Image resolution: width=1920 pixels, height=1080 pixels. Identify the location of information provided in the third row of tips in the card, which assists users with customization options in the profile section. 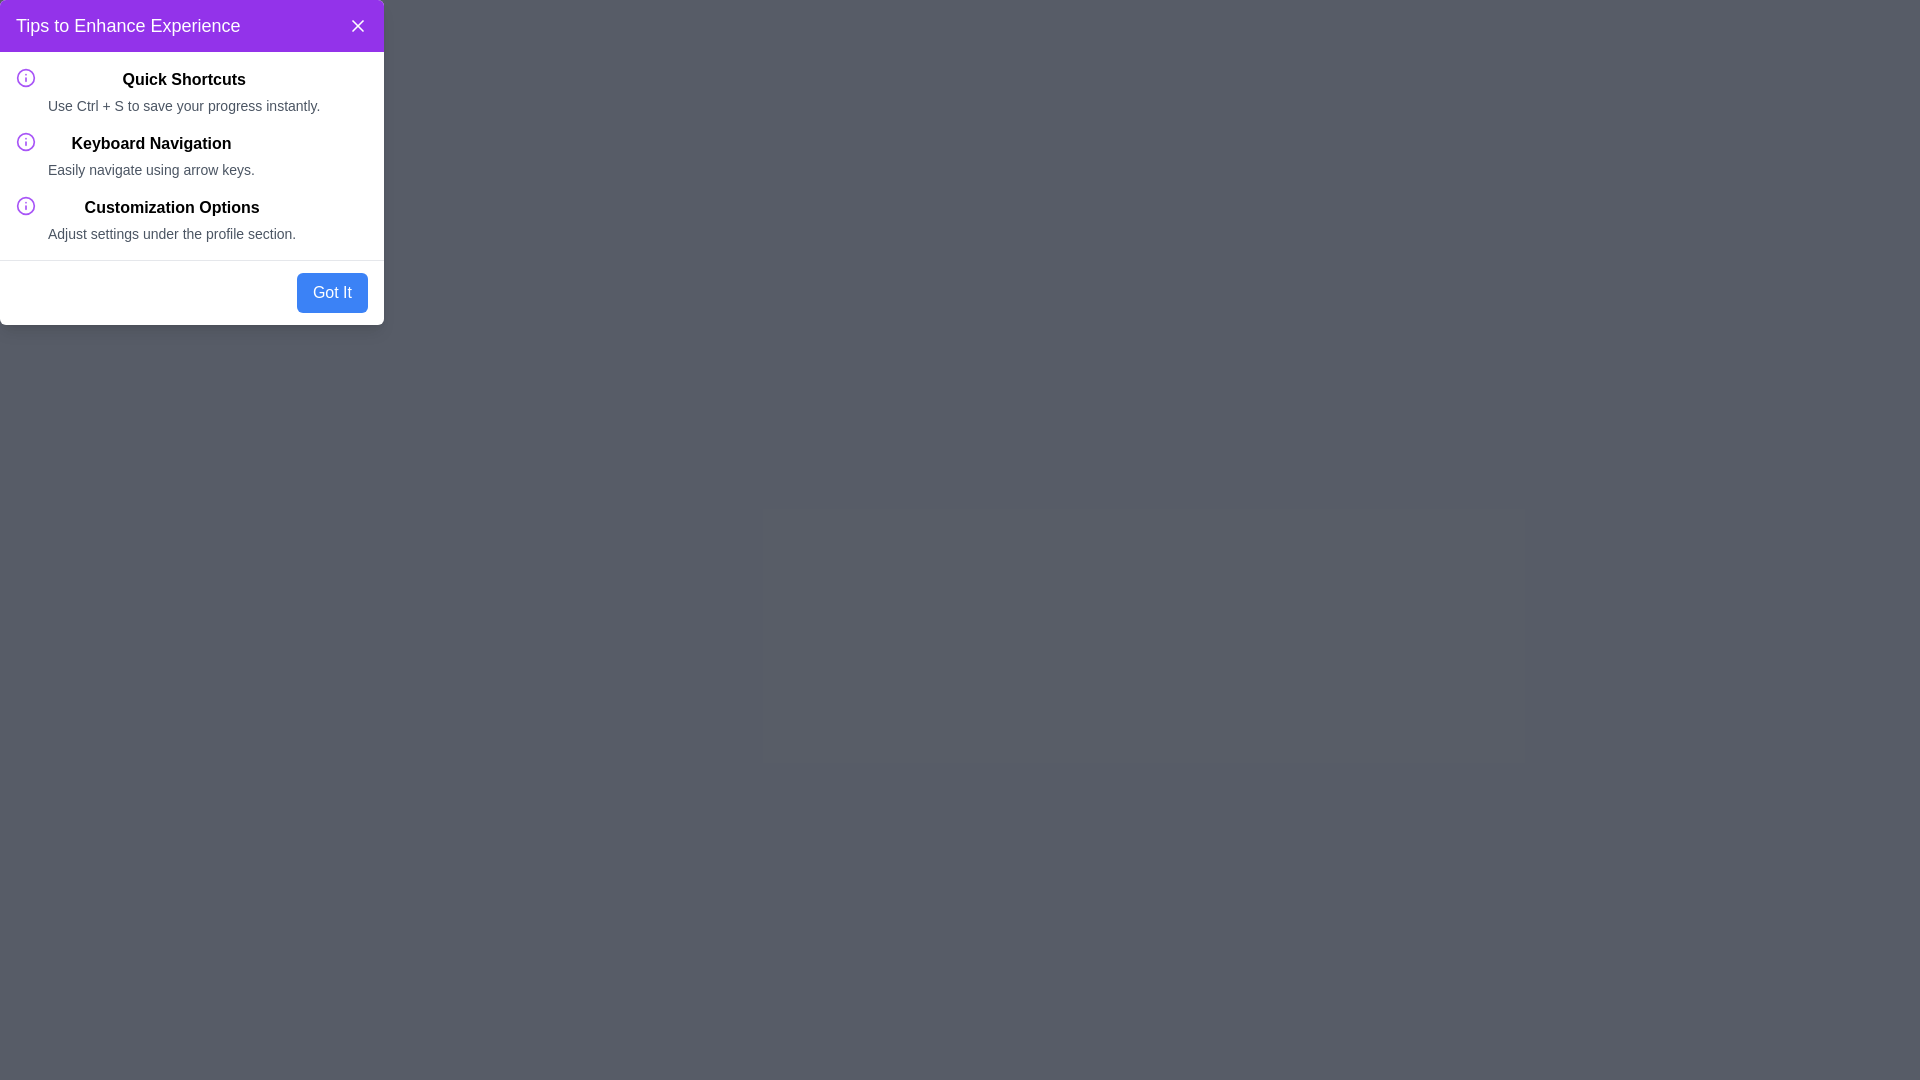
(192, 219).